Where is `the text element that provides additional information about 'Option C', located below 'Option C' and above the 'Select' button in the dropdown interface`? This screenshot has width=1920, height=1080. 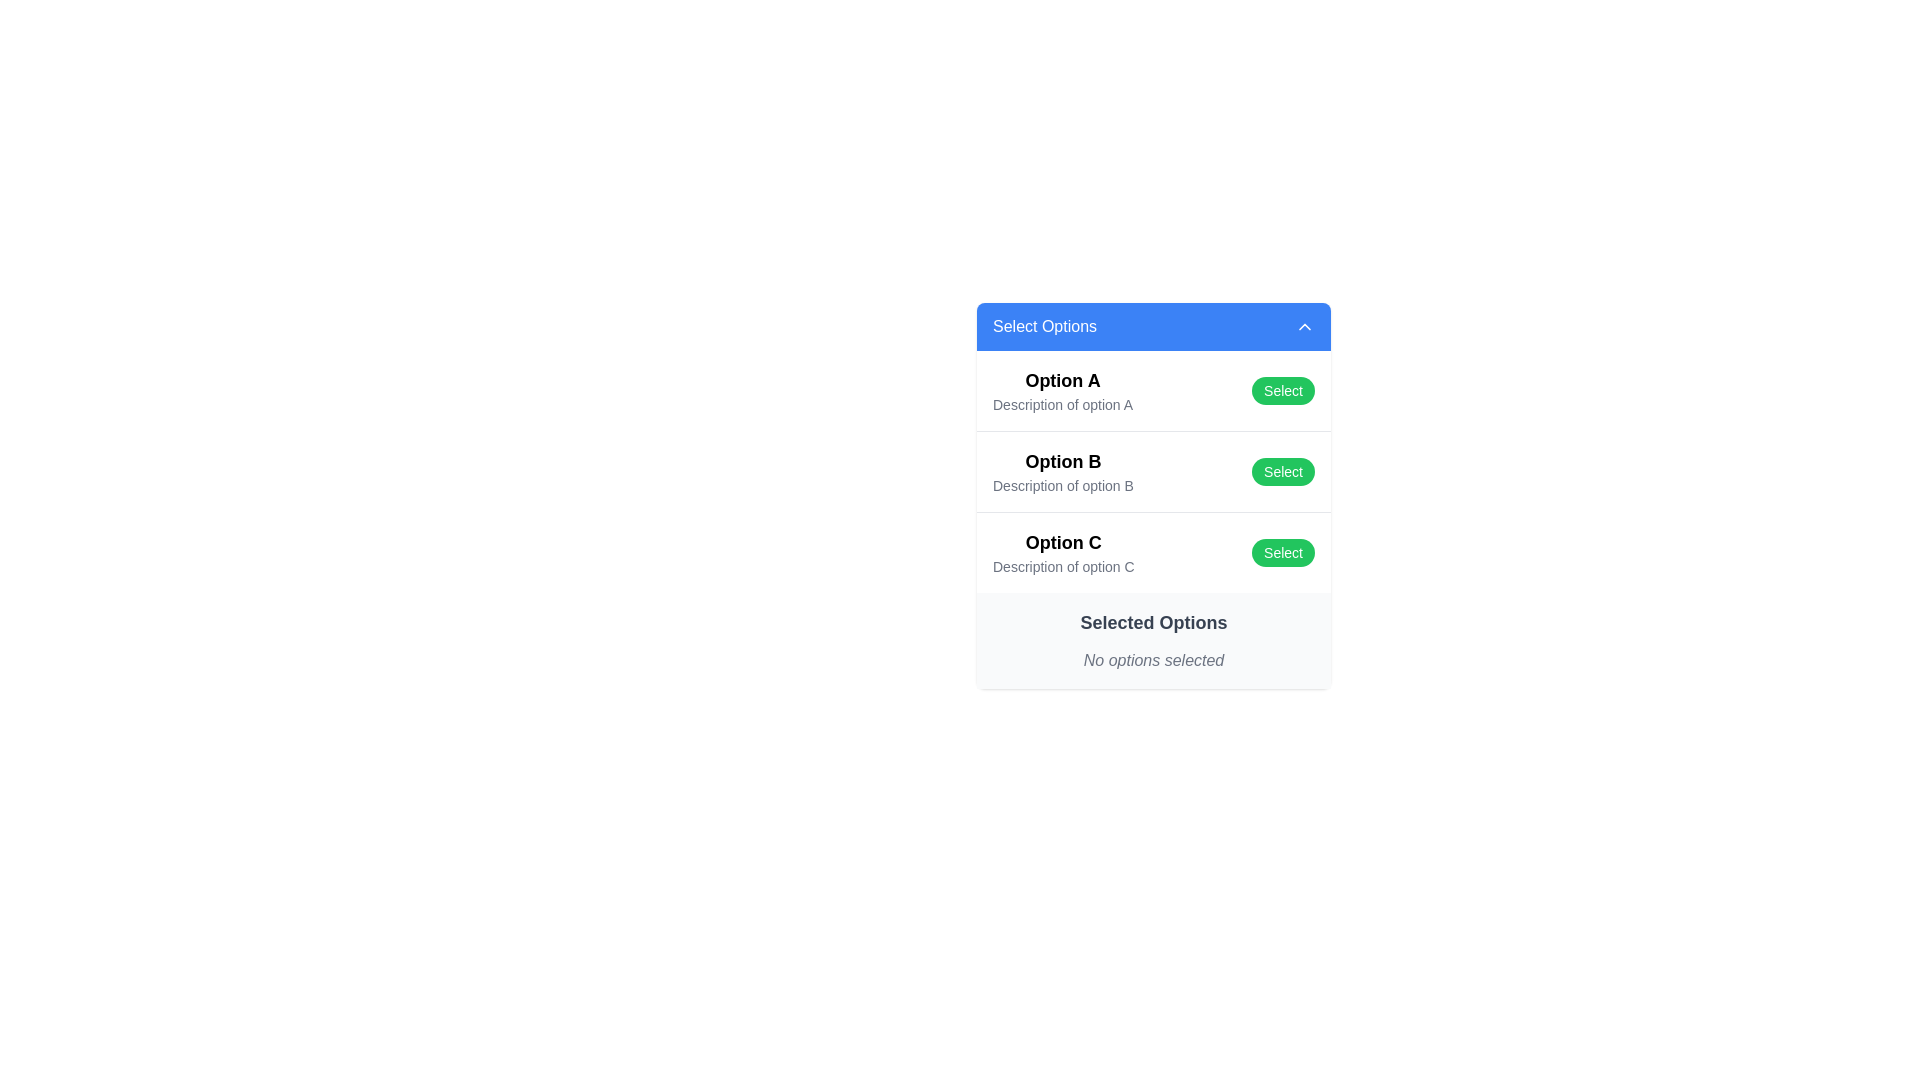
the text element that provides additional information about 'Option C', located below 'Option C' and above the 'Select' button in the dropdown interface is located at coordinates (1062, 567).